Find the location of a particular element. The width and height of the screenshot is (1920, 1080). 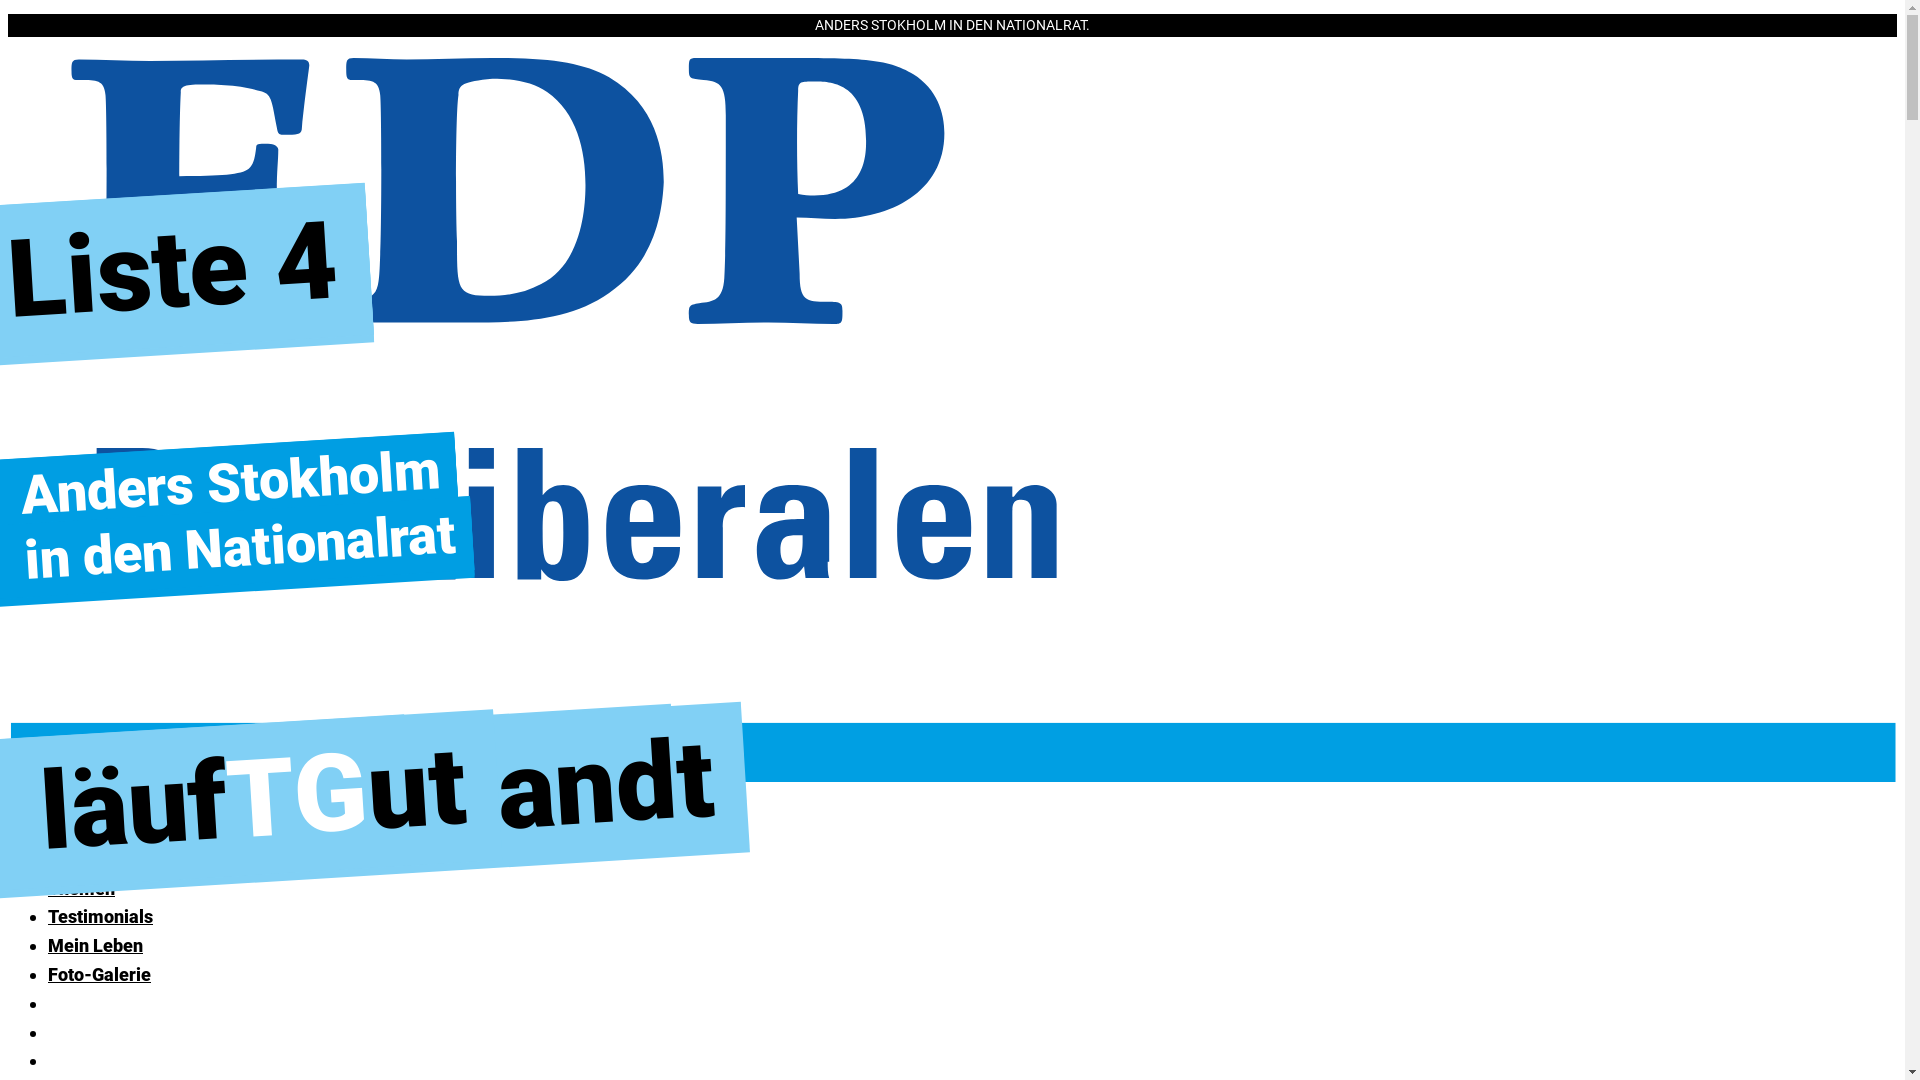

'Mein Leben' is located at coordinates (94, 945).